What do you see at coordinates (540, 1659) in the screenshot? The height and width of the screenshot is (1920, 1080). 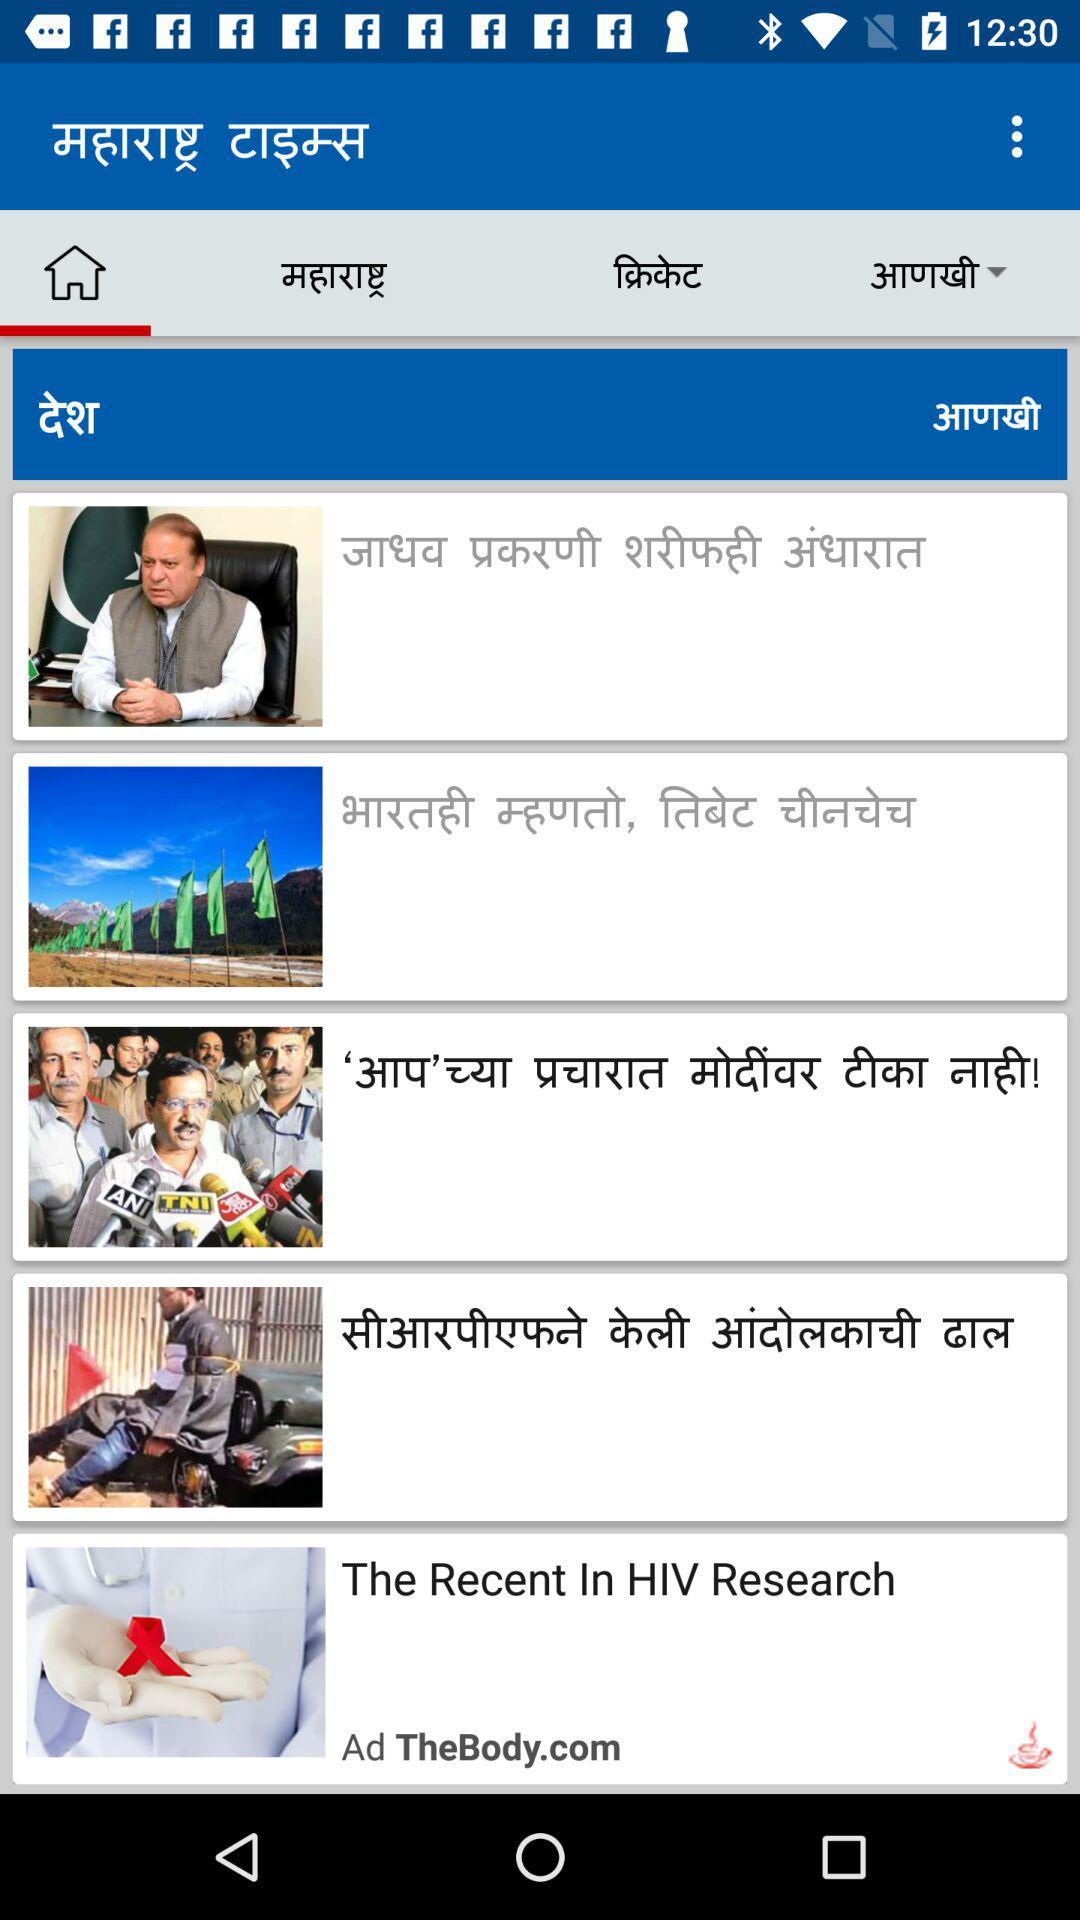 I see `the last post at bottom of the page` at bounding box center [540, 1659].